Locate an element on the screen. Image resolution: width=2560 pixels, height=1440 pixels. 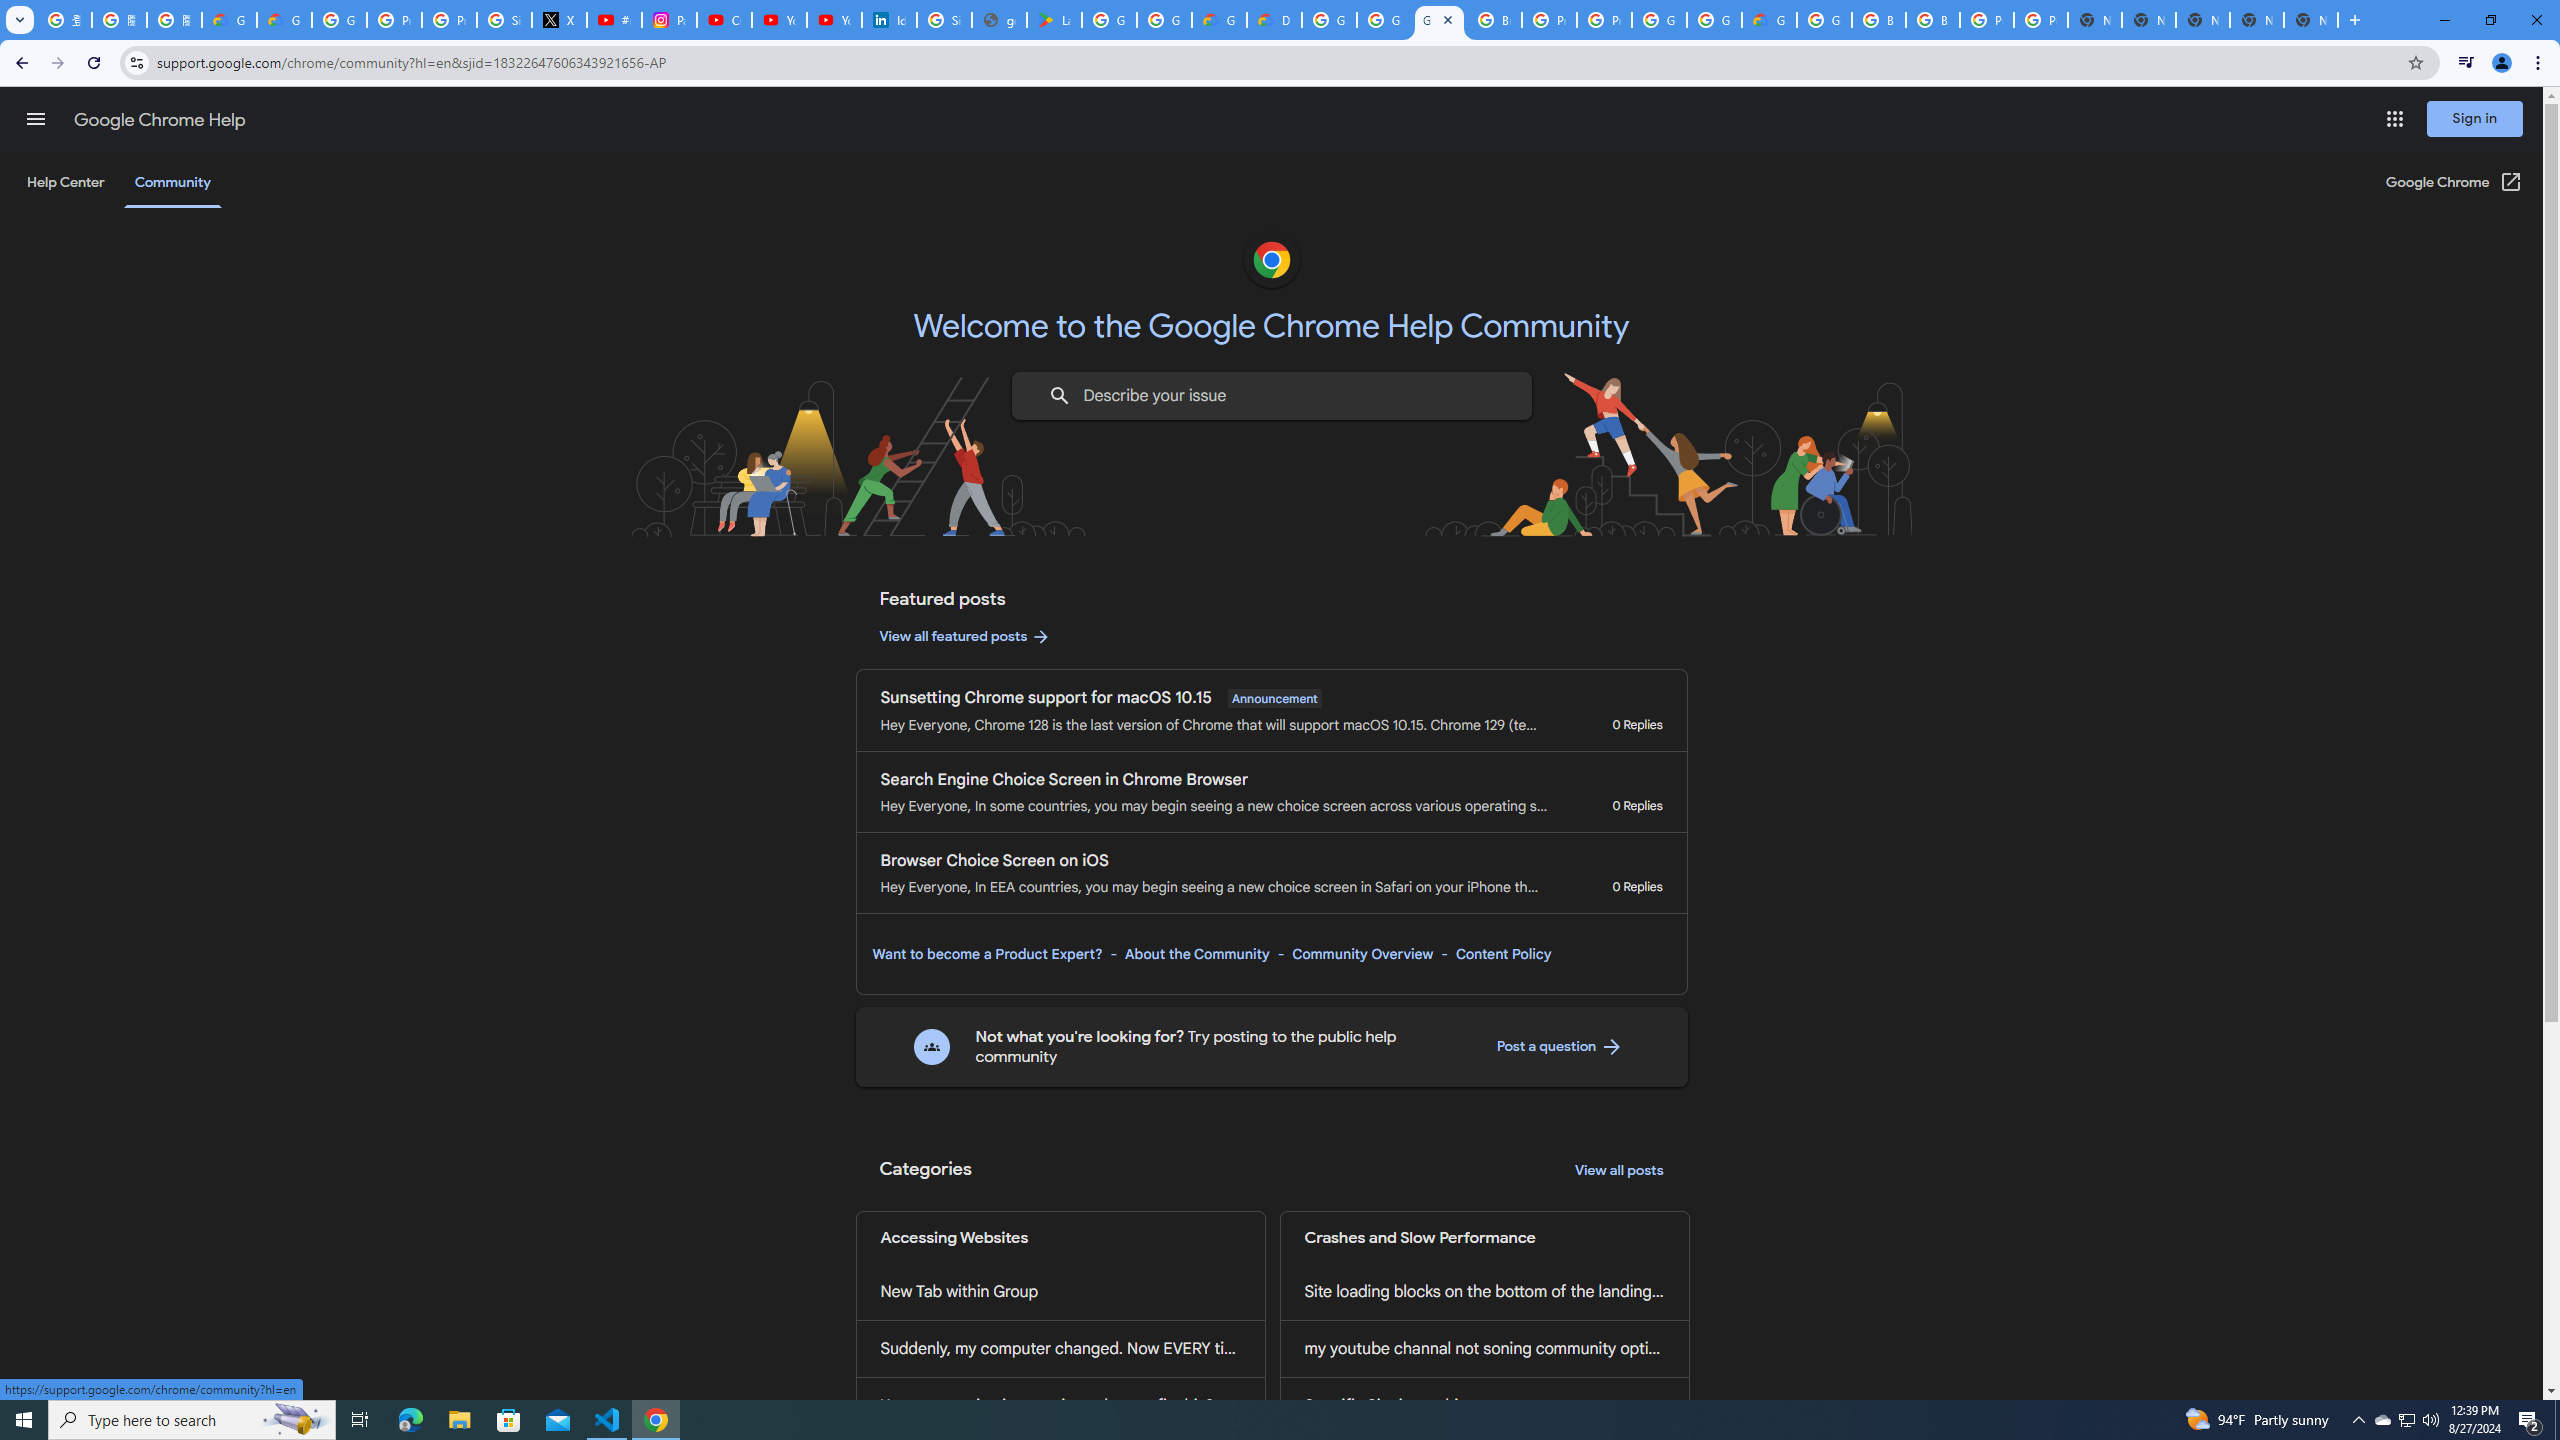
'Last Shelter: Survival - Apps on Google Play' is located at coordinates (1053, 19).